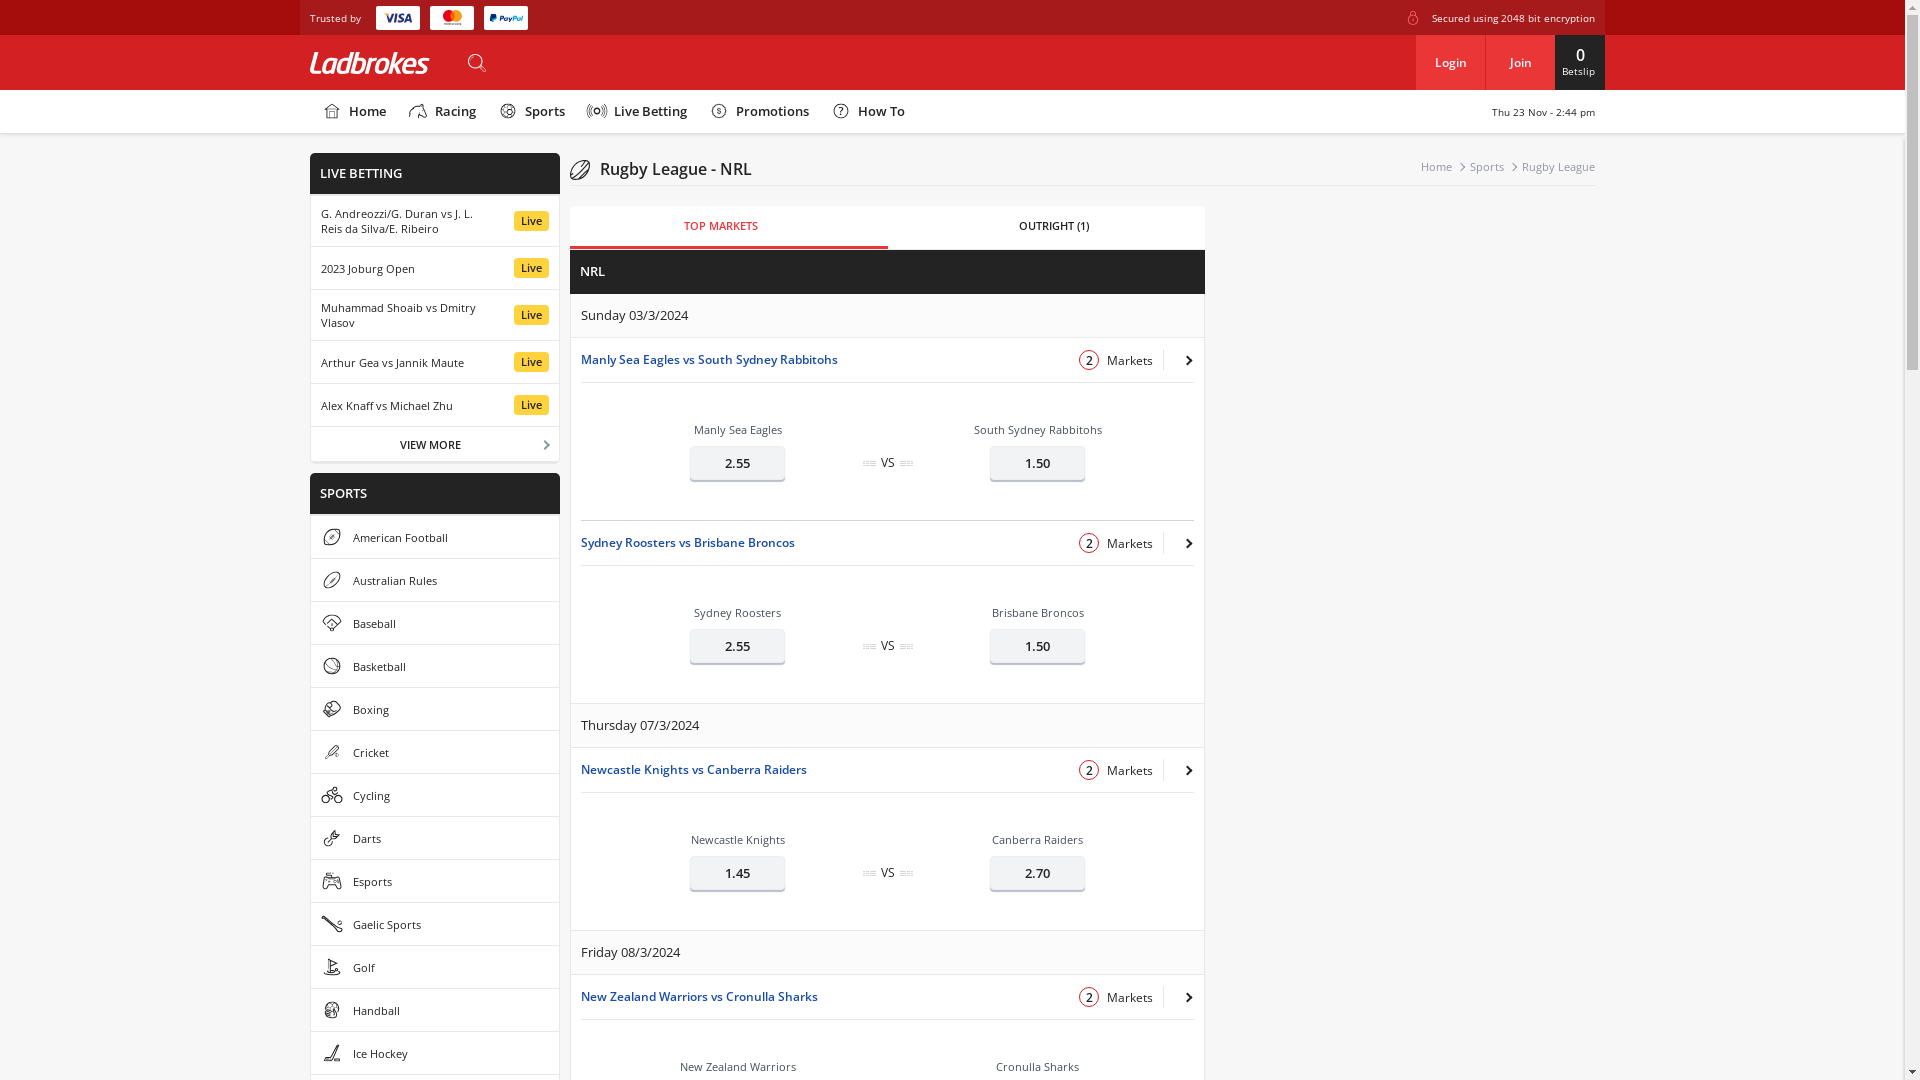 The height and width of the screenshot is (1080, 1920). I want to click on 'Sports', so click(530, 111).